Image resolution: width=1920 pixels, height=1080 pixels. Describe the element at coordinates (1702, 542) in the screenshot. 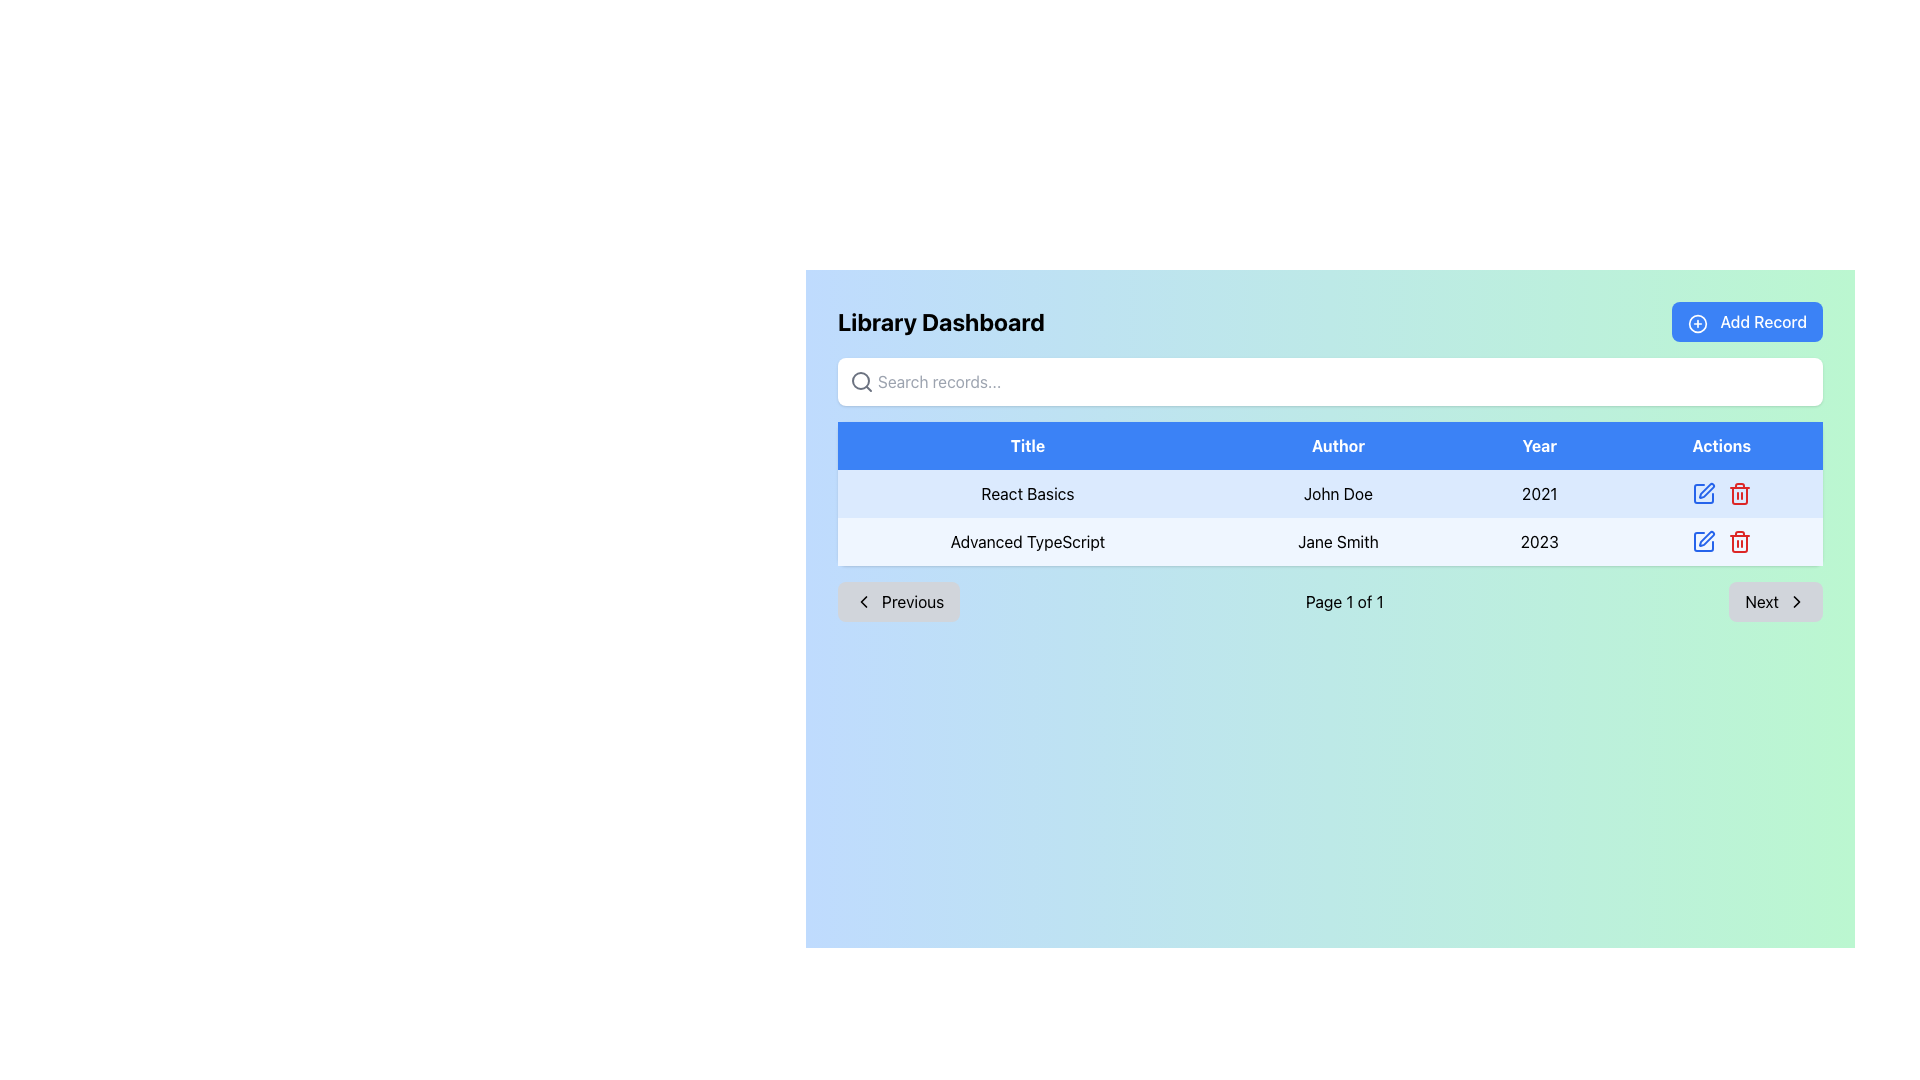

I see `the edit action icon styled as a pencil located in the 'Actions' column of the second row of the table` at that location.